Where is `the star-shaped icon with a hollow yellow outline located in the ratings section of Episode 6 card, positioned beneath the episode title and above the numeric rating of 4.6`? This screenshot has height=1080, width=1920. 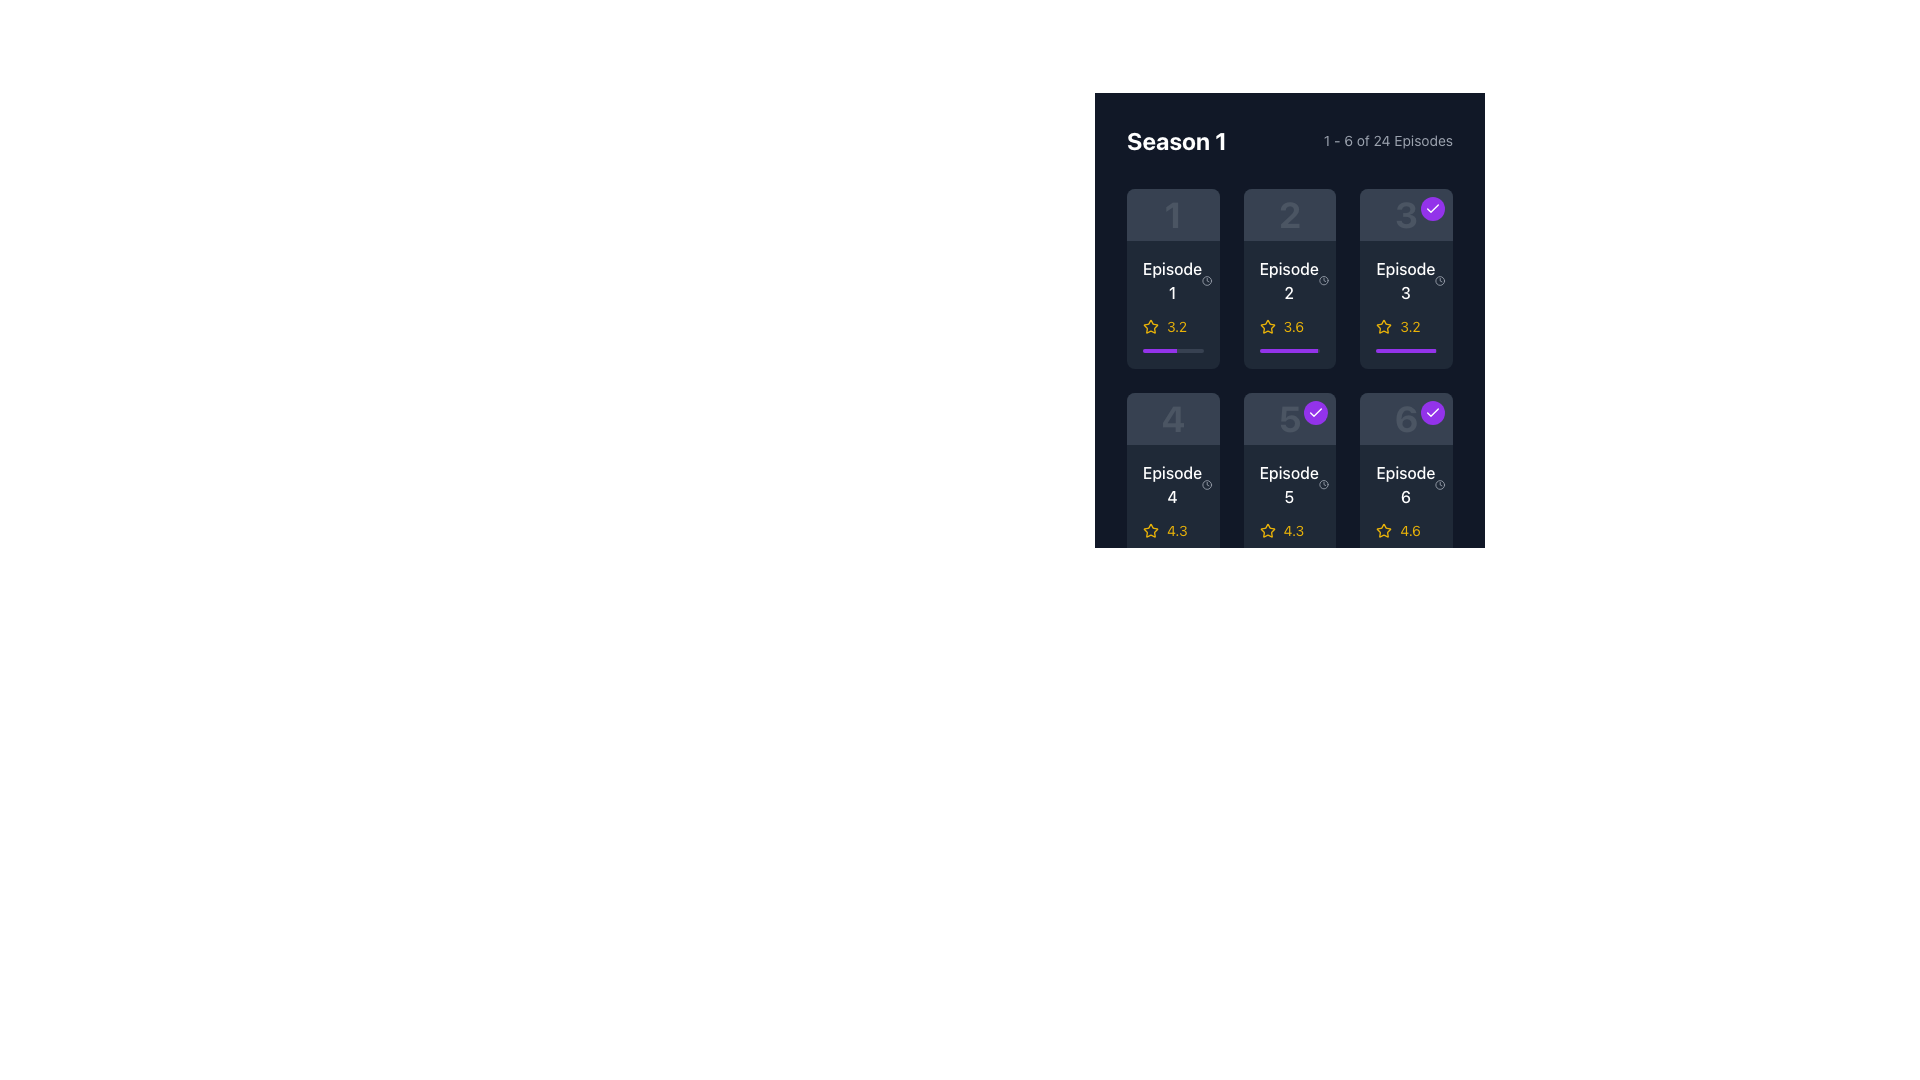 the star-shaped icon with a hollow yellow outline located in the ratings section of Episode 6 card, positioned beneath the episode title and above the numeric rating of 4.6 is located at coordinates (1383, 529).